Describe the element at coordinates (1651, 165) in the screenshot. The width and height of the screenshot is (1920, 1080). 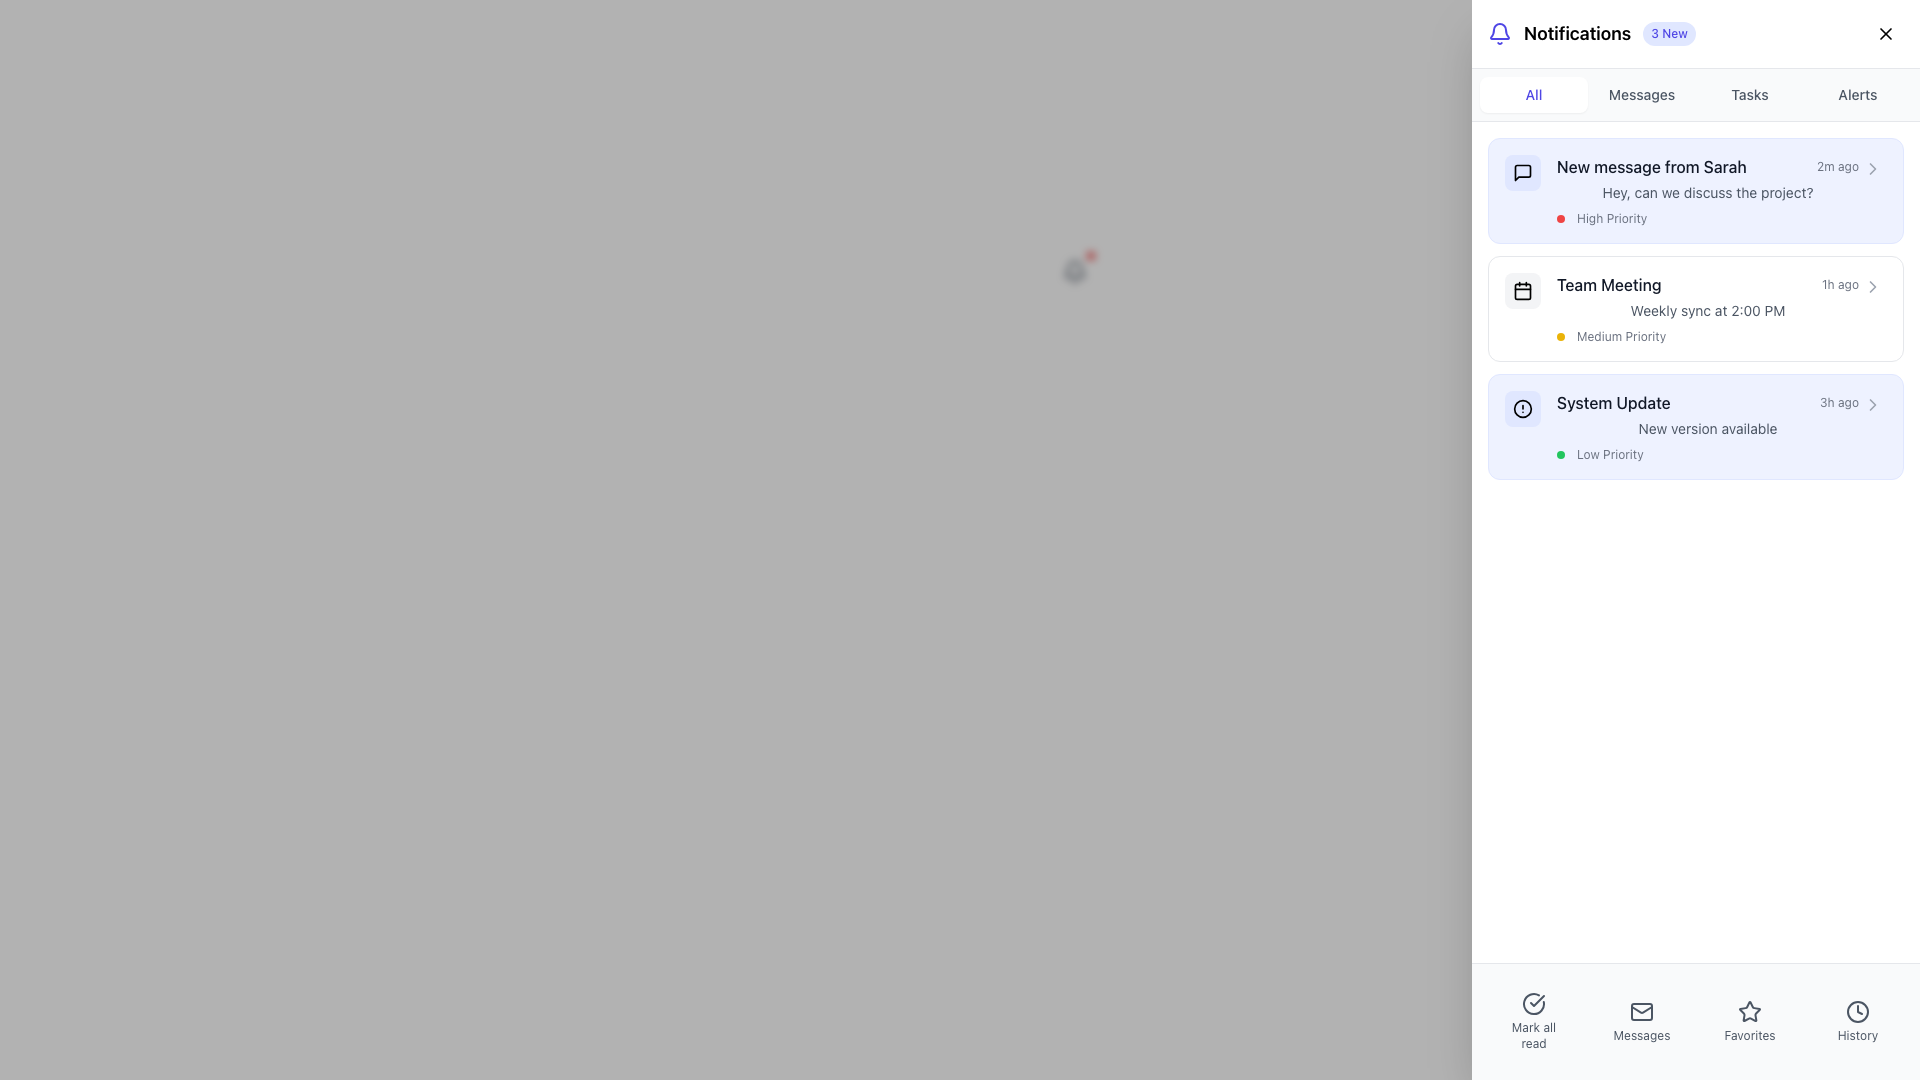
I see `text label that contains 'New message from Sarah', which is styled in dark gray and positioned at the top-left corner of the notification card` at that location.